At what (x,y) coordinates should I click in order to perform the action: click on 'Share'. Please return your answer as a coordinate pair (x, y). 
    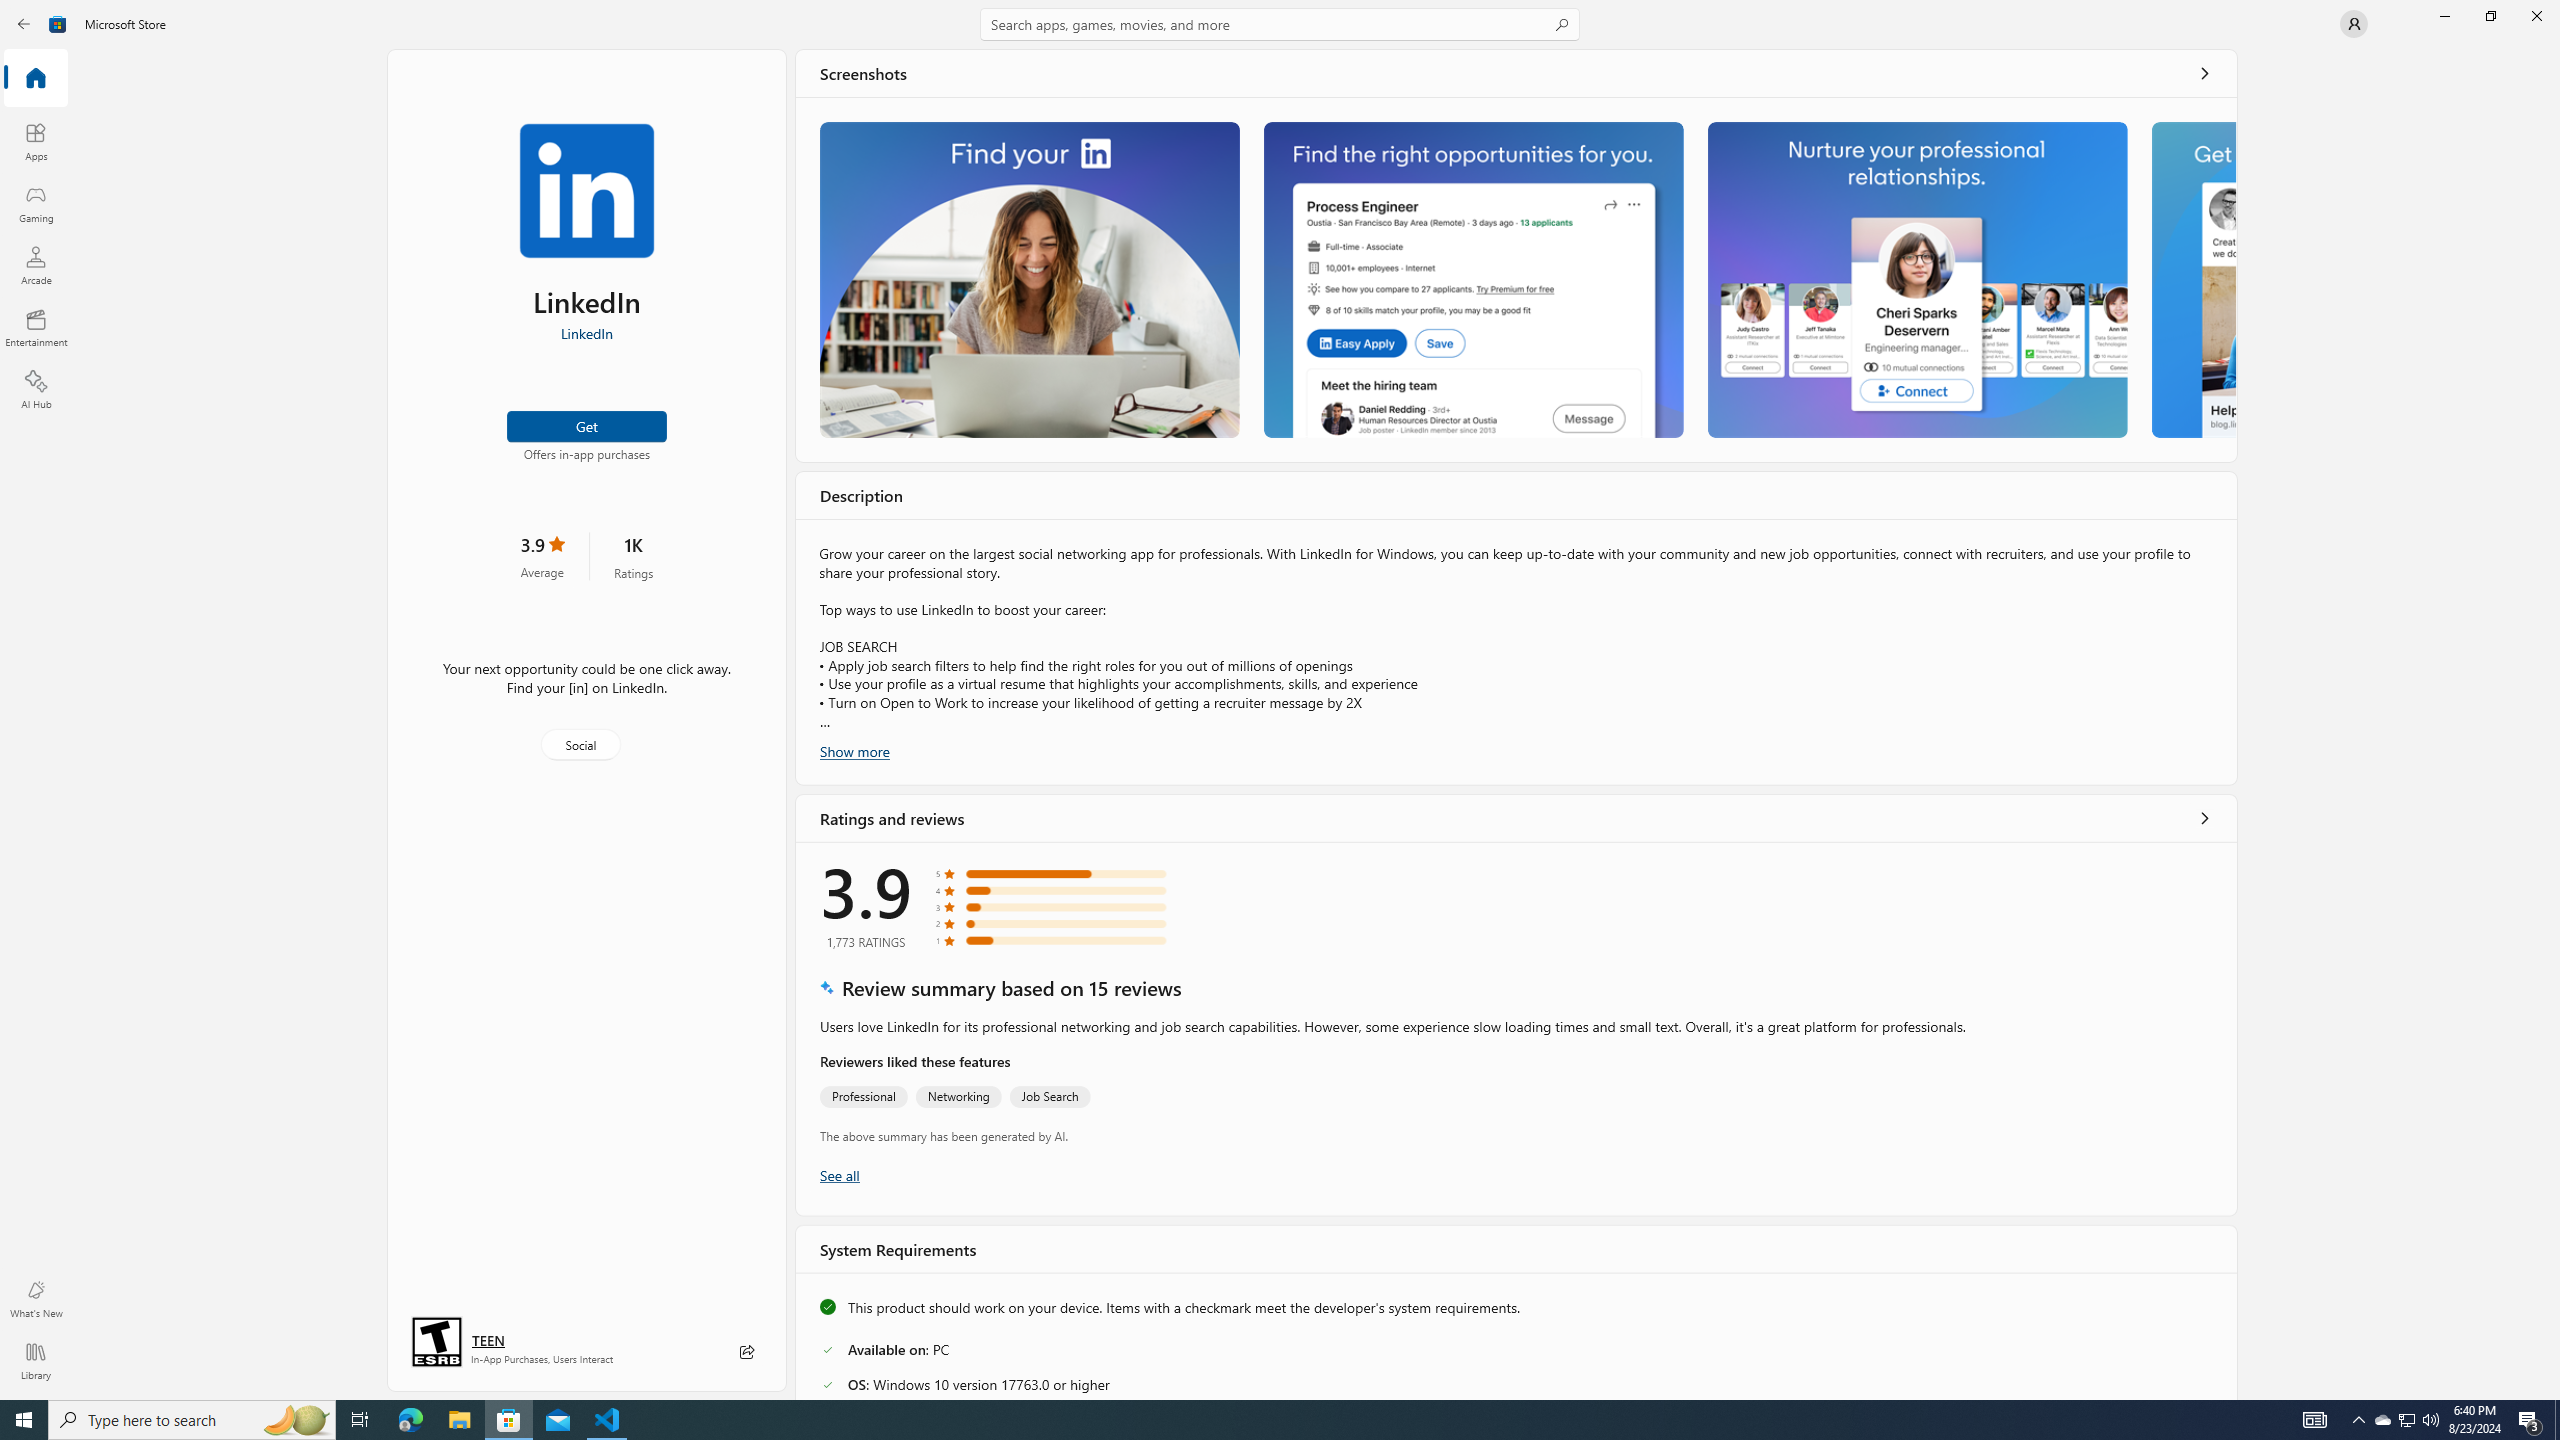
    Looking at the image, I should click on (746, 1351).